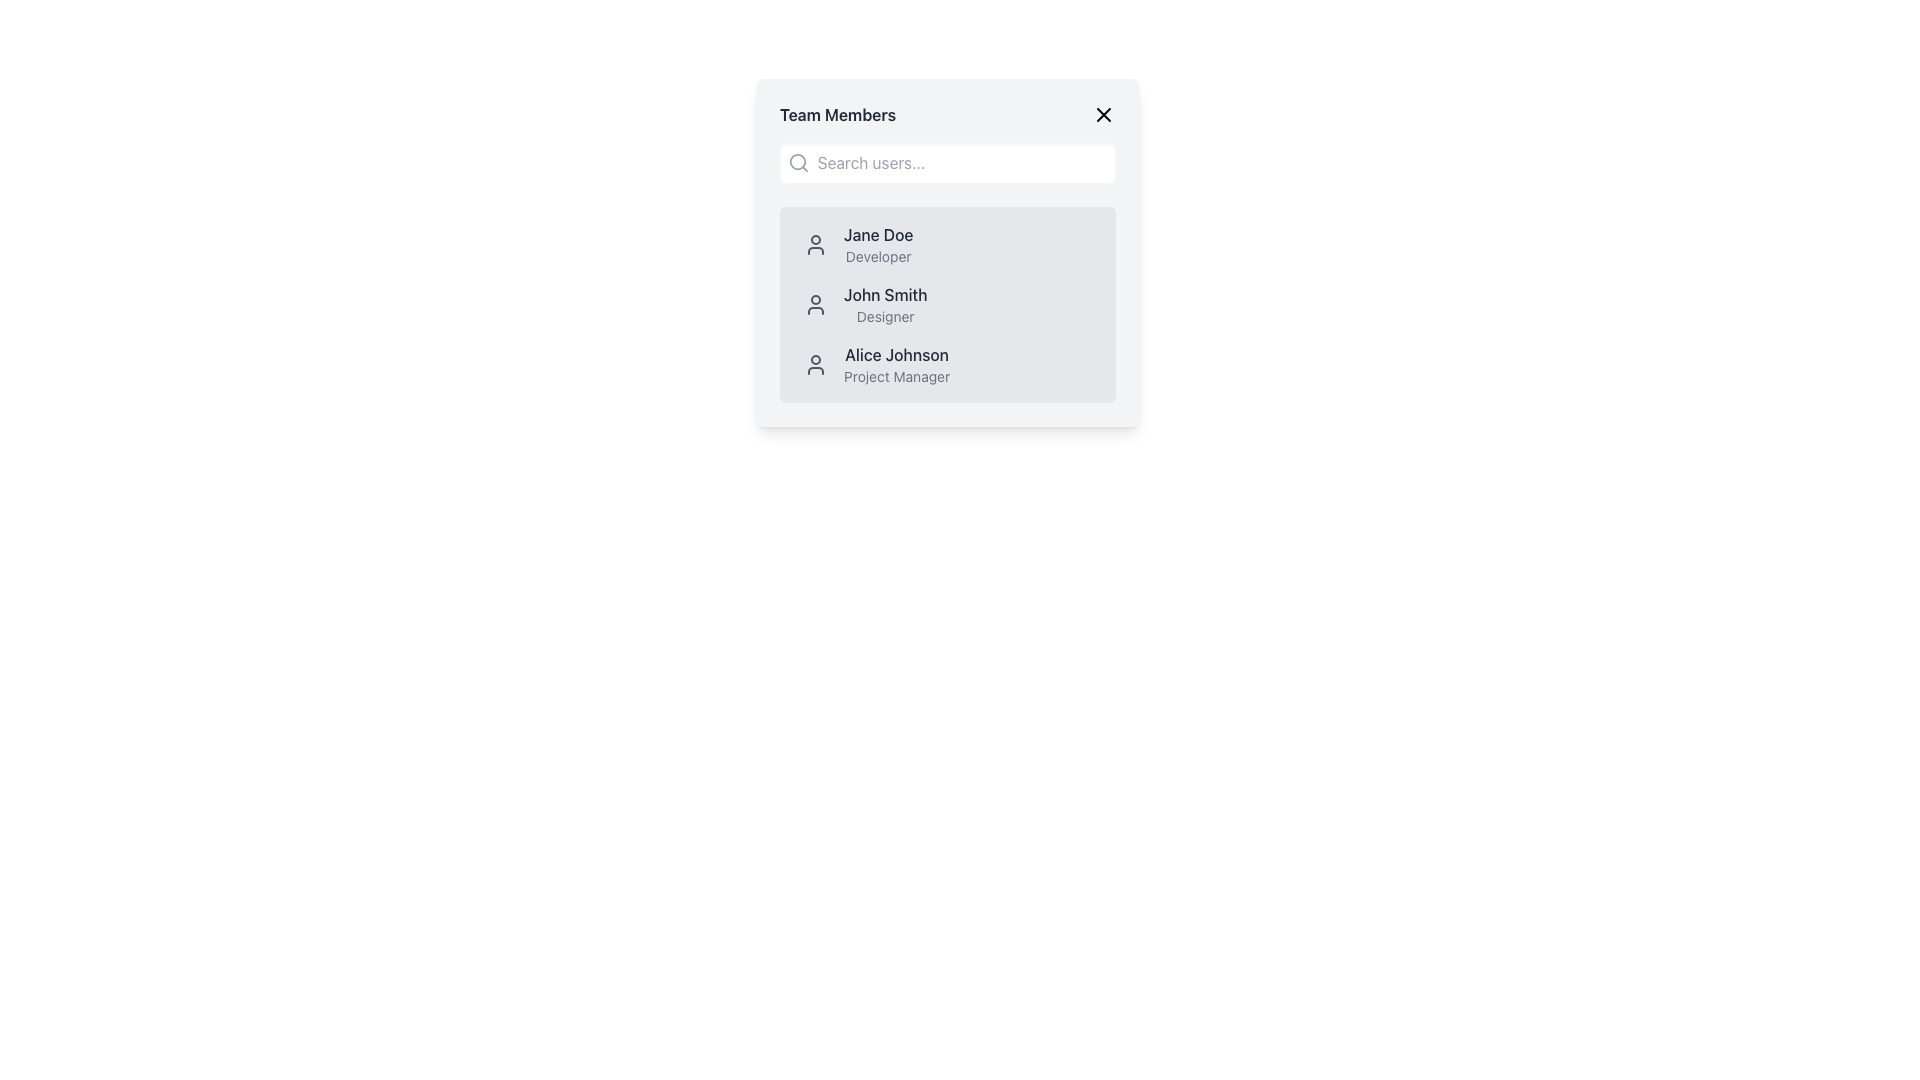 This screenshot has height=1080, width=1920. What do you see at coordinates (816, 304) in the screenshot?
I see `the gray outline icon representing 'John Smith Designer'` at bounding box center [816, 304].